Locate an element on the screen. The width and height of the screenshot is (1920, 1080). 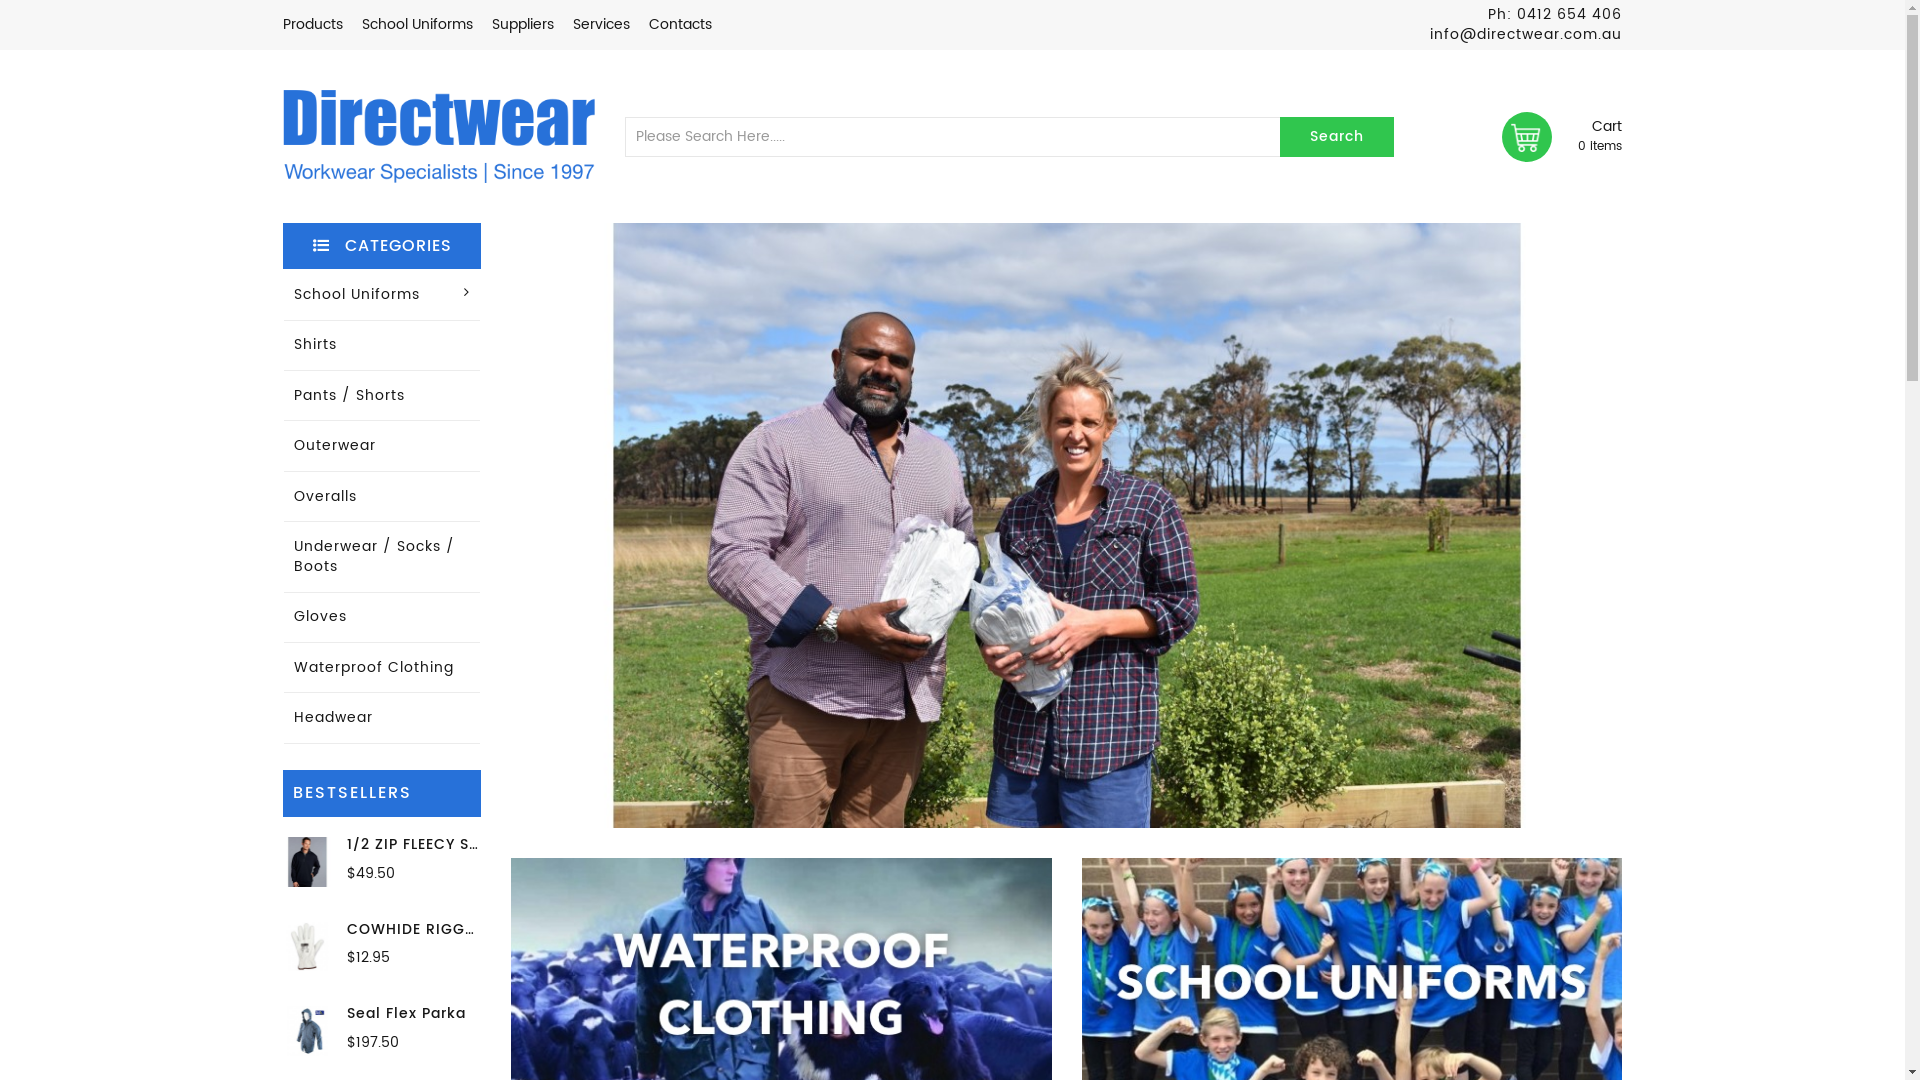
'Directwear' is located at coordinates (437, 135).